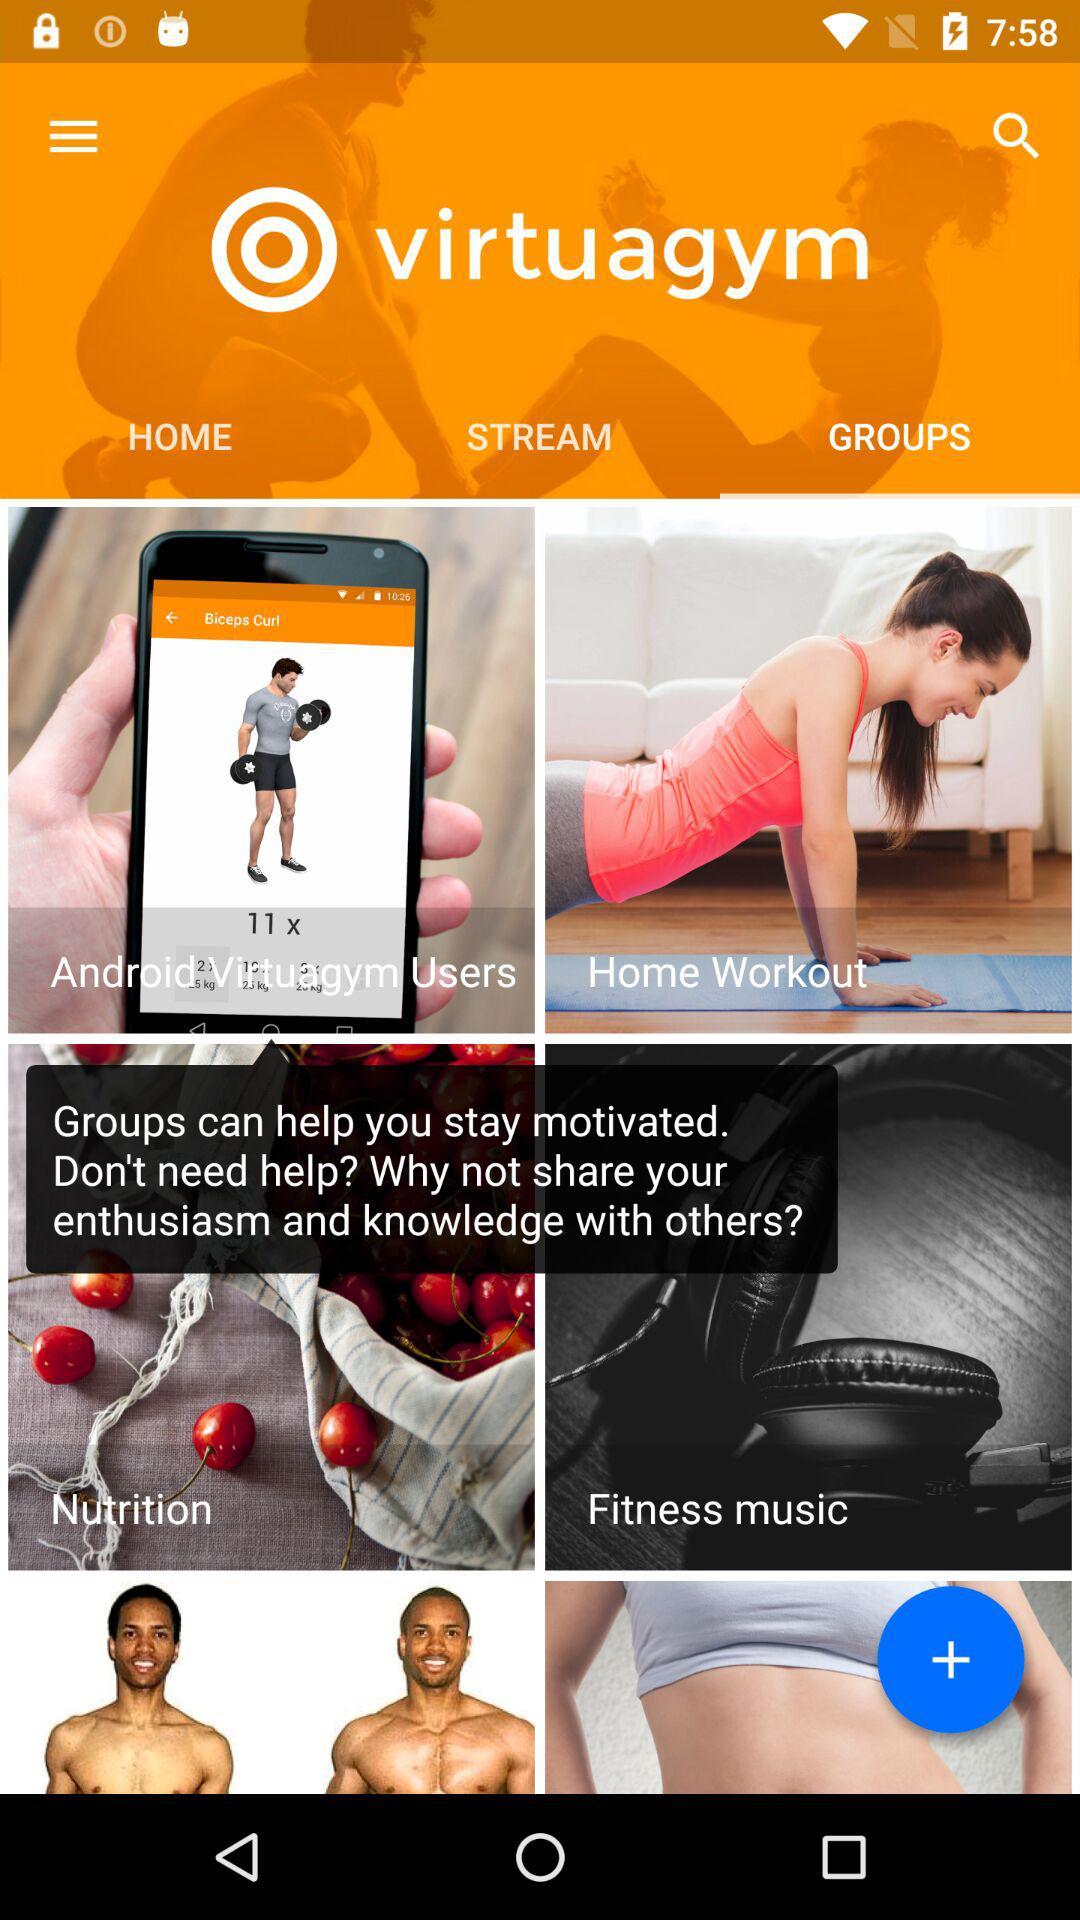  I want to click on group, so click(950, 1659).